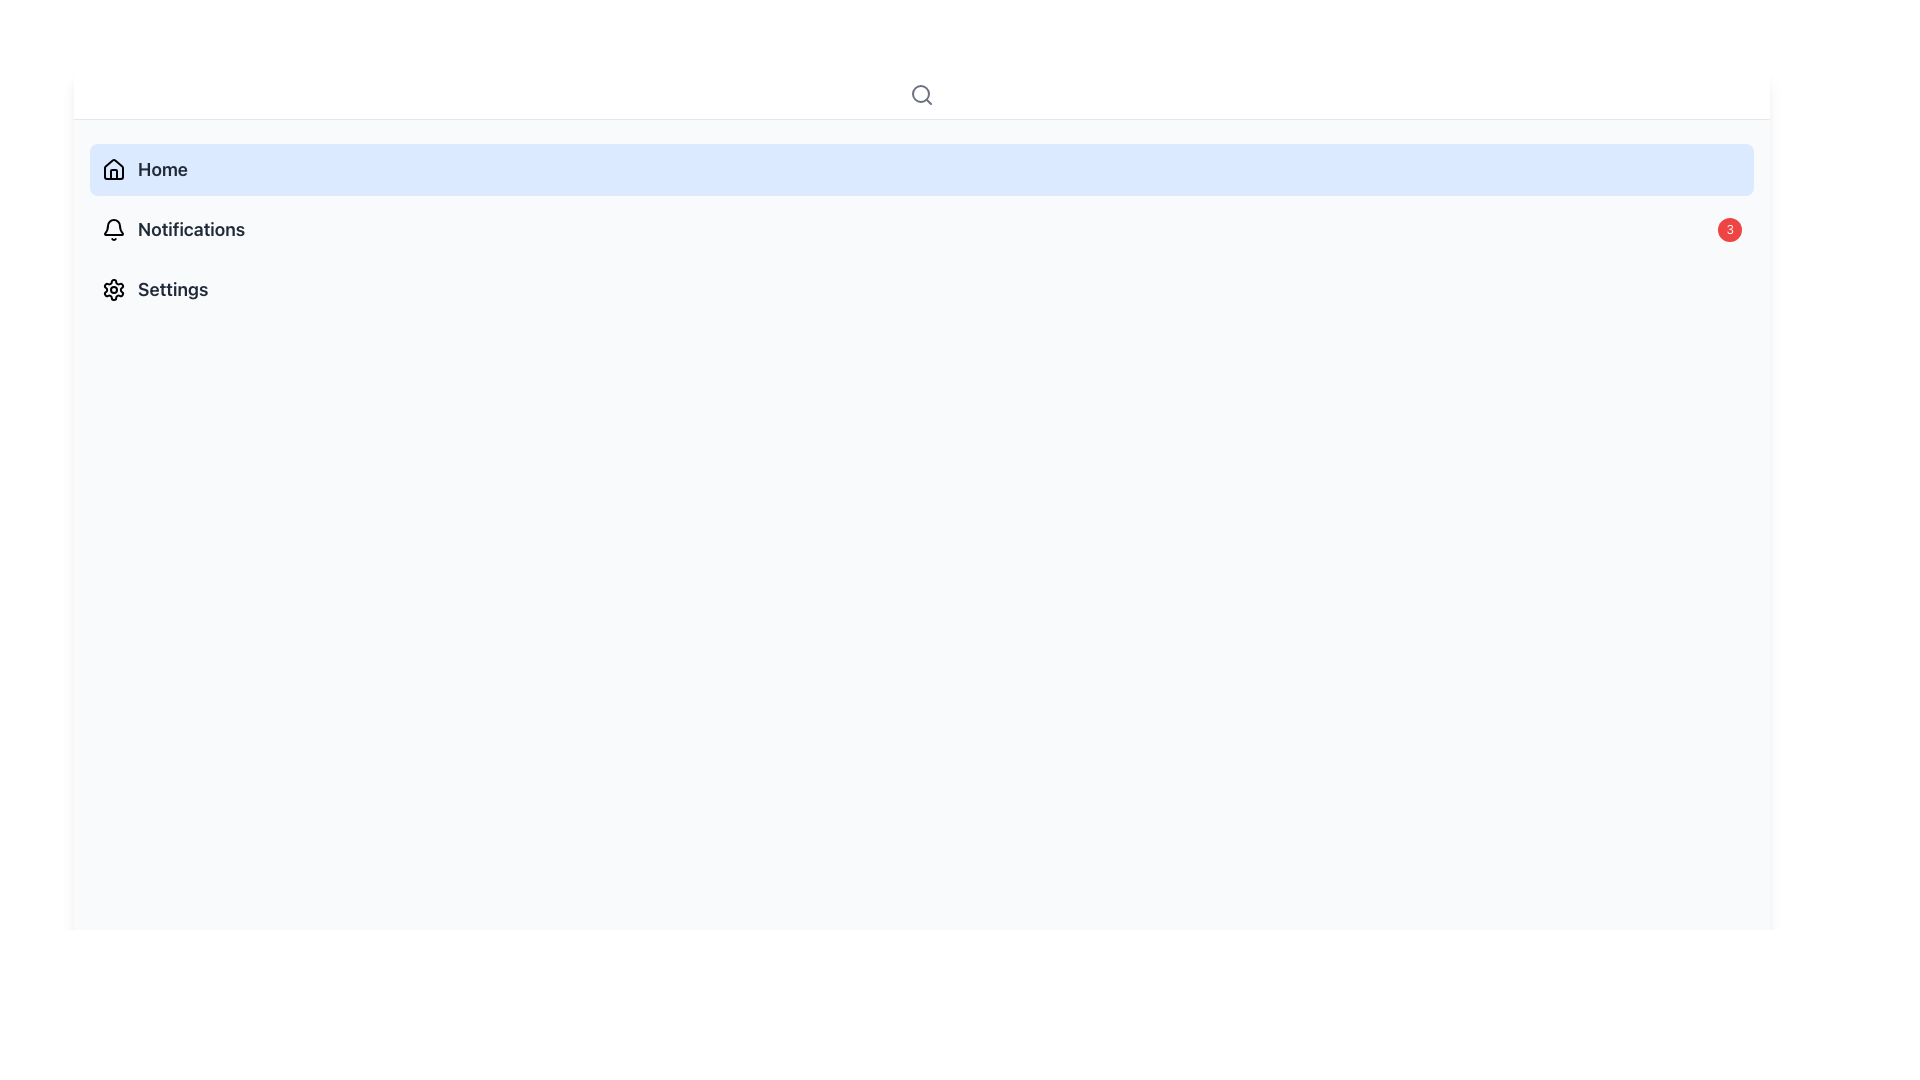 The width and height of the screenshot is (1920, 1080). I want to click on the 'Settings' list menu item, which is represented by a cogwheel icon and the text 'Settings', the third item in the vertical list of the side menu, so click(154, 289).